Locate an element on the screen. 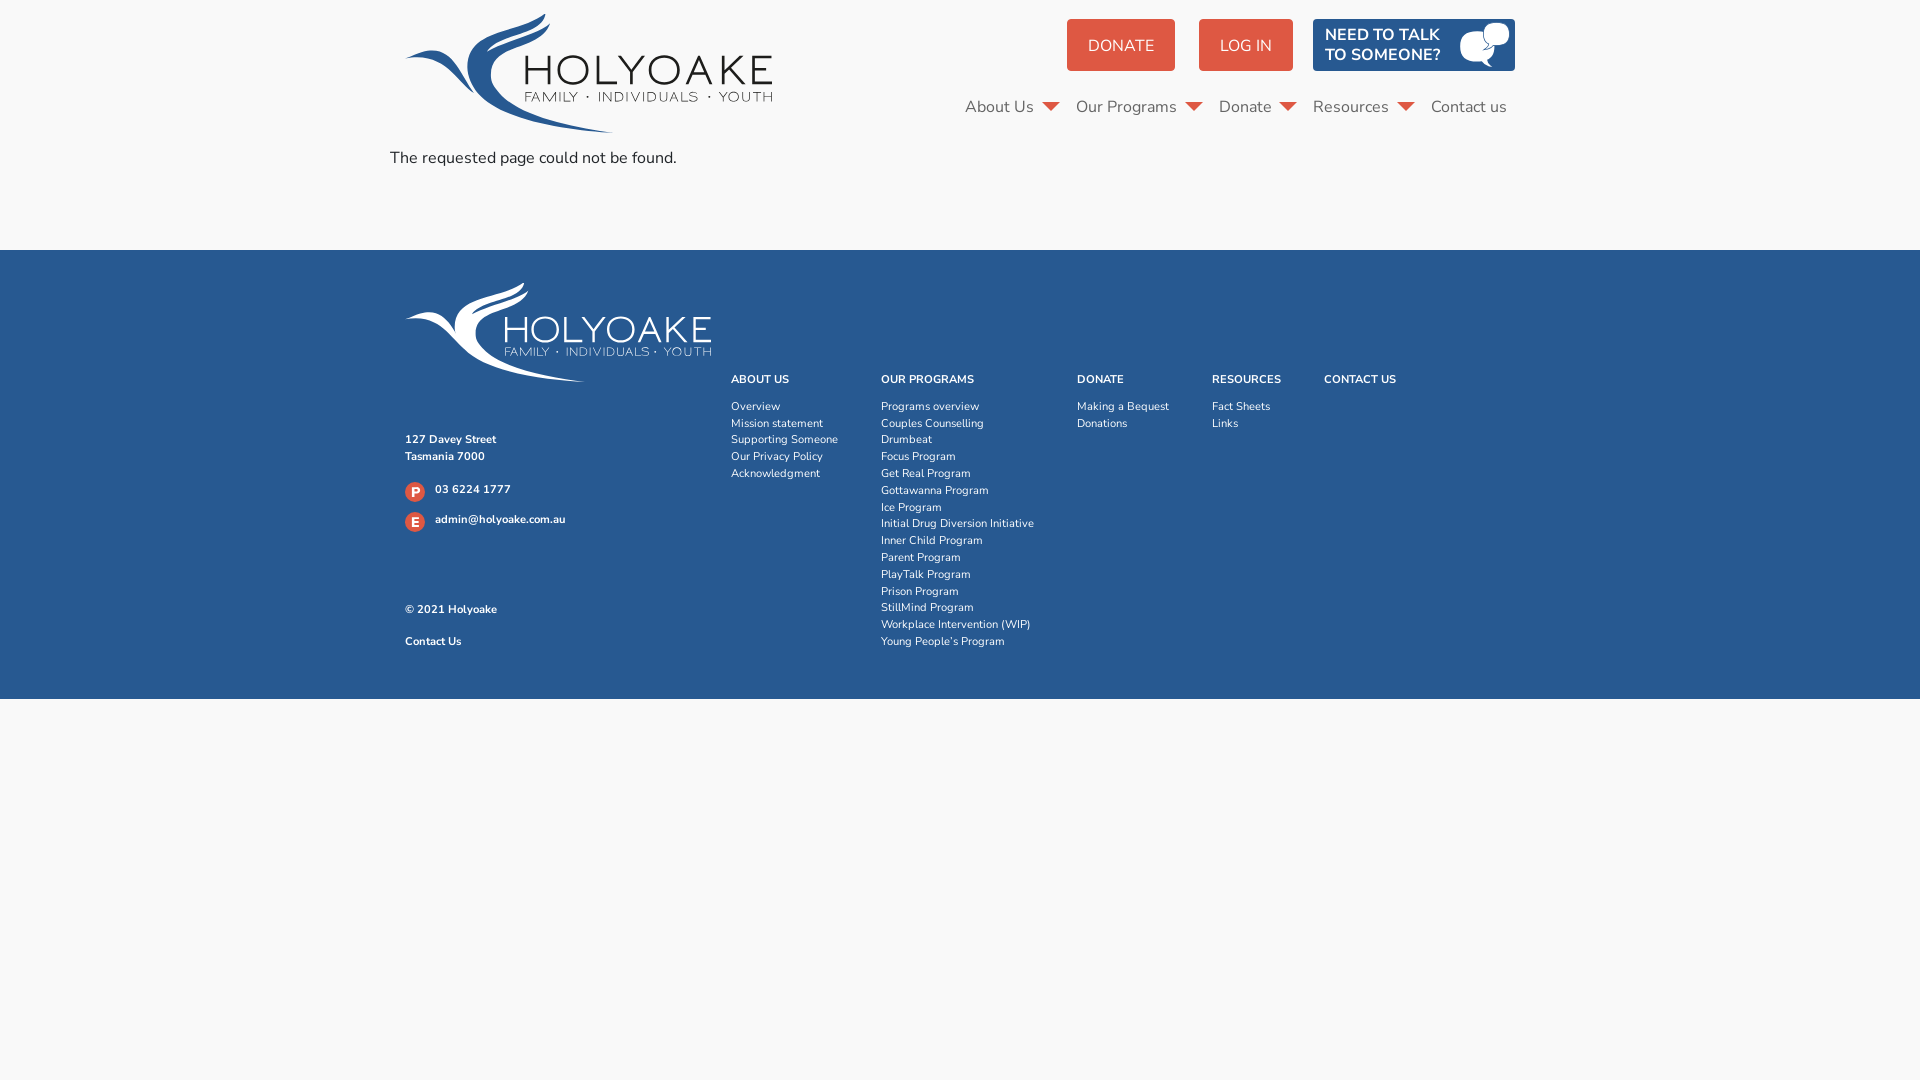  'DONATE' is located at coordinates (1065, 45).